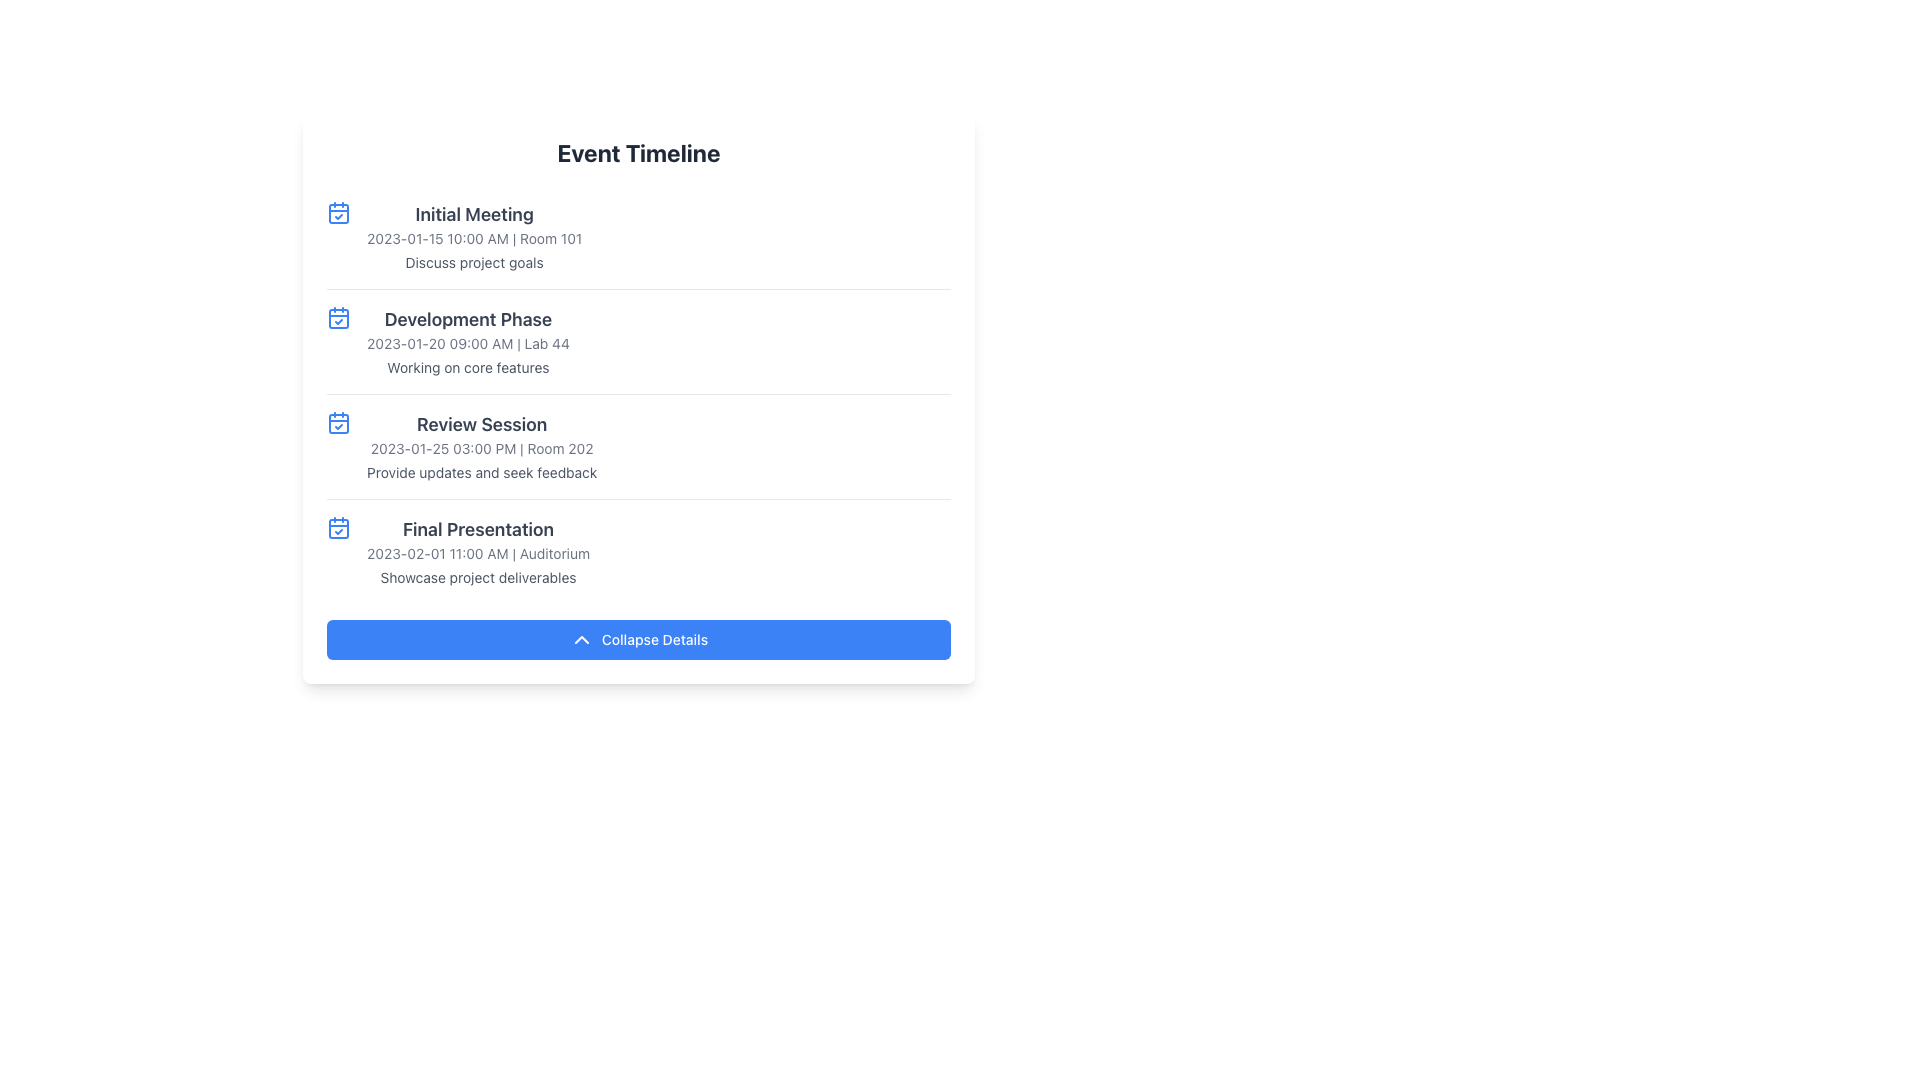 The width and height of the screenshot is (1920, 1080). What do you see at coordinates (637, 341) in the screenshot?
I see `information displayed in the structured information block, which details the scheduled event located below the 'Initial Meeting' and above the 'Review Session' on the card` at bounding box center [637, 341].